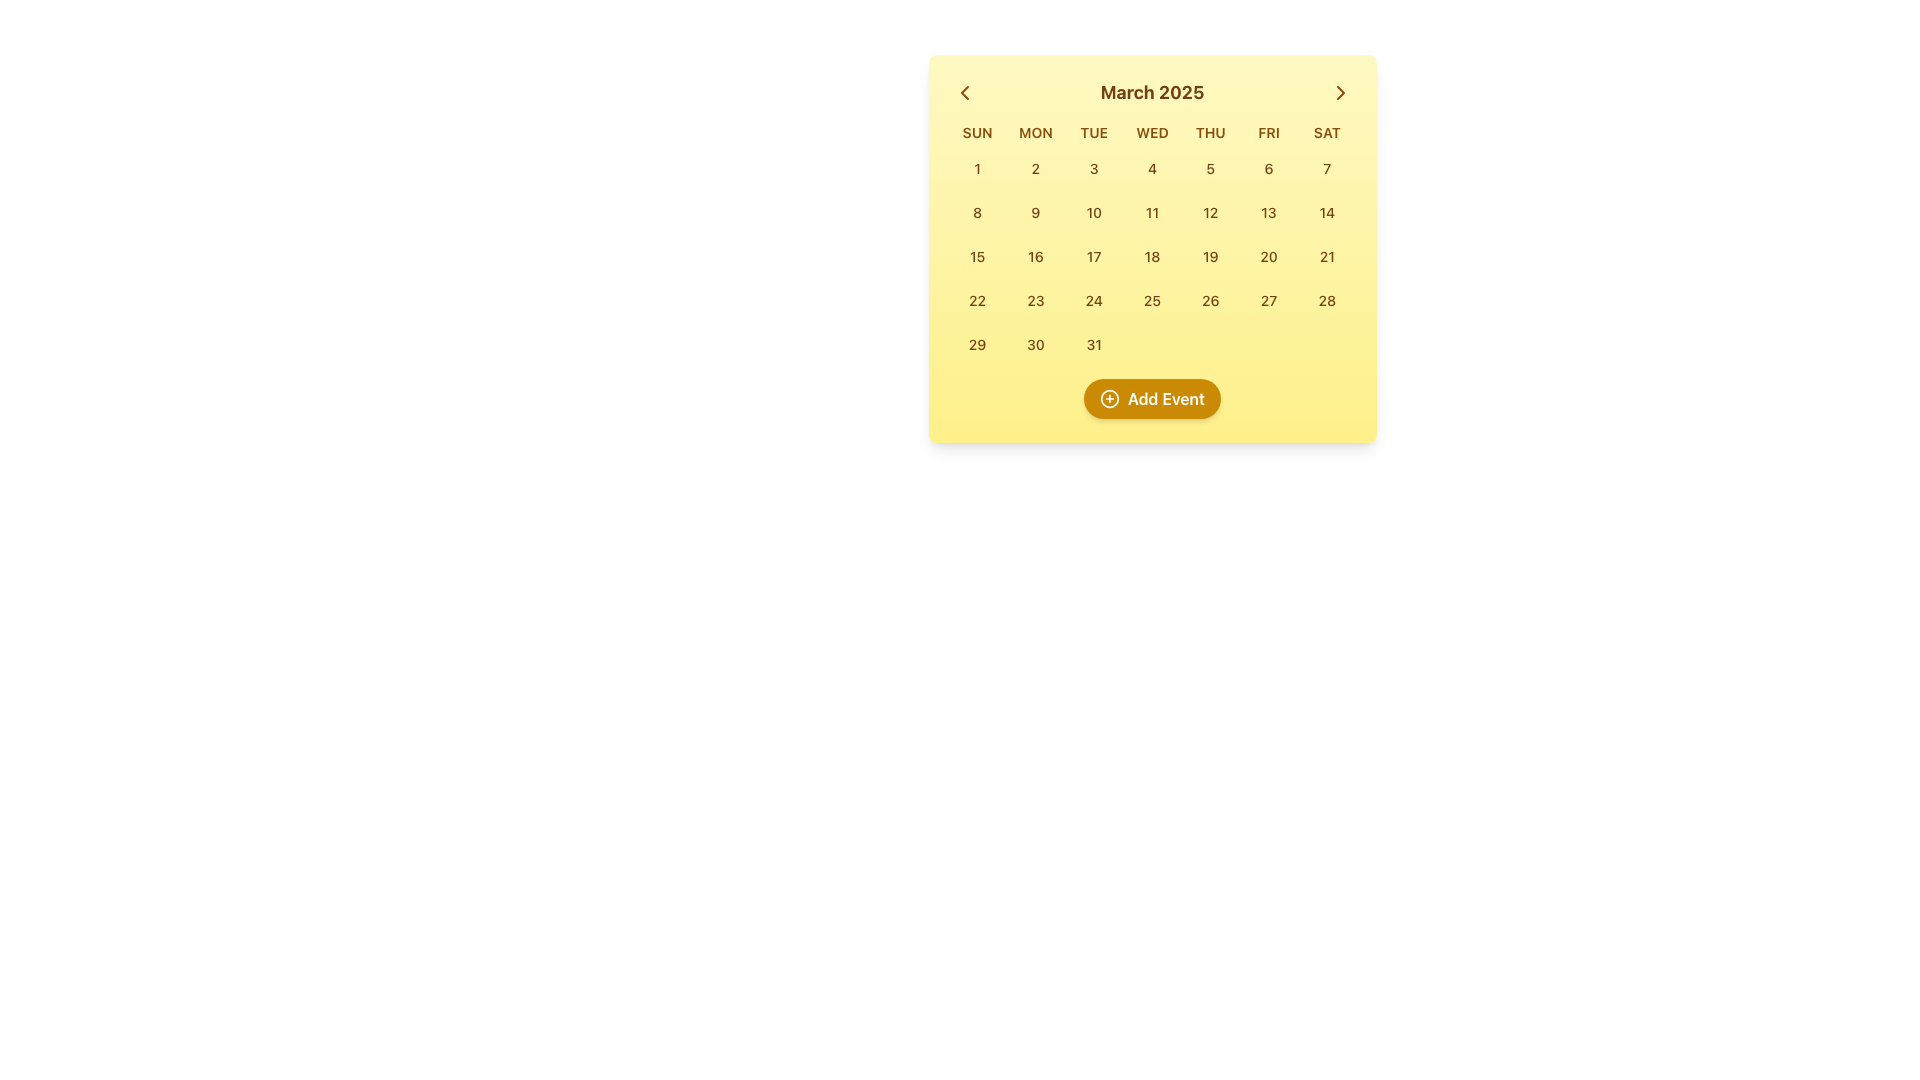 The image size is (1920, 1080). What do you see at coordinates (1152, 168) in the screenshot?
I see `the calendar day cell representing the number '4' in March 2025` at bounding box center [1152, 168].